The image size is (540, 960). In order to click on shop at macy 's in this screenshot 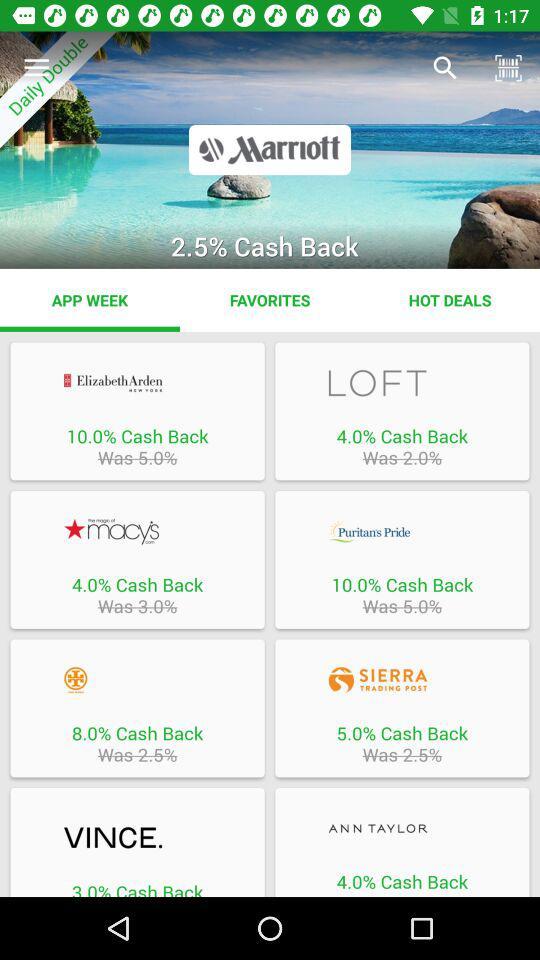, I will do `click(136, 530)`.